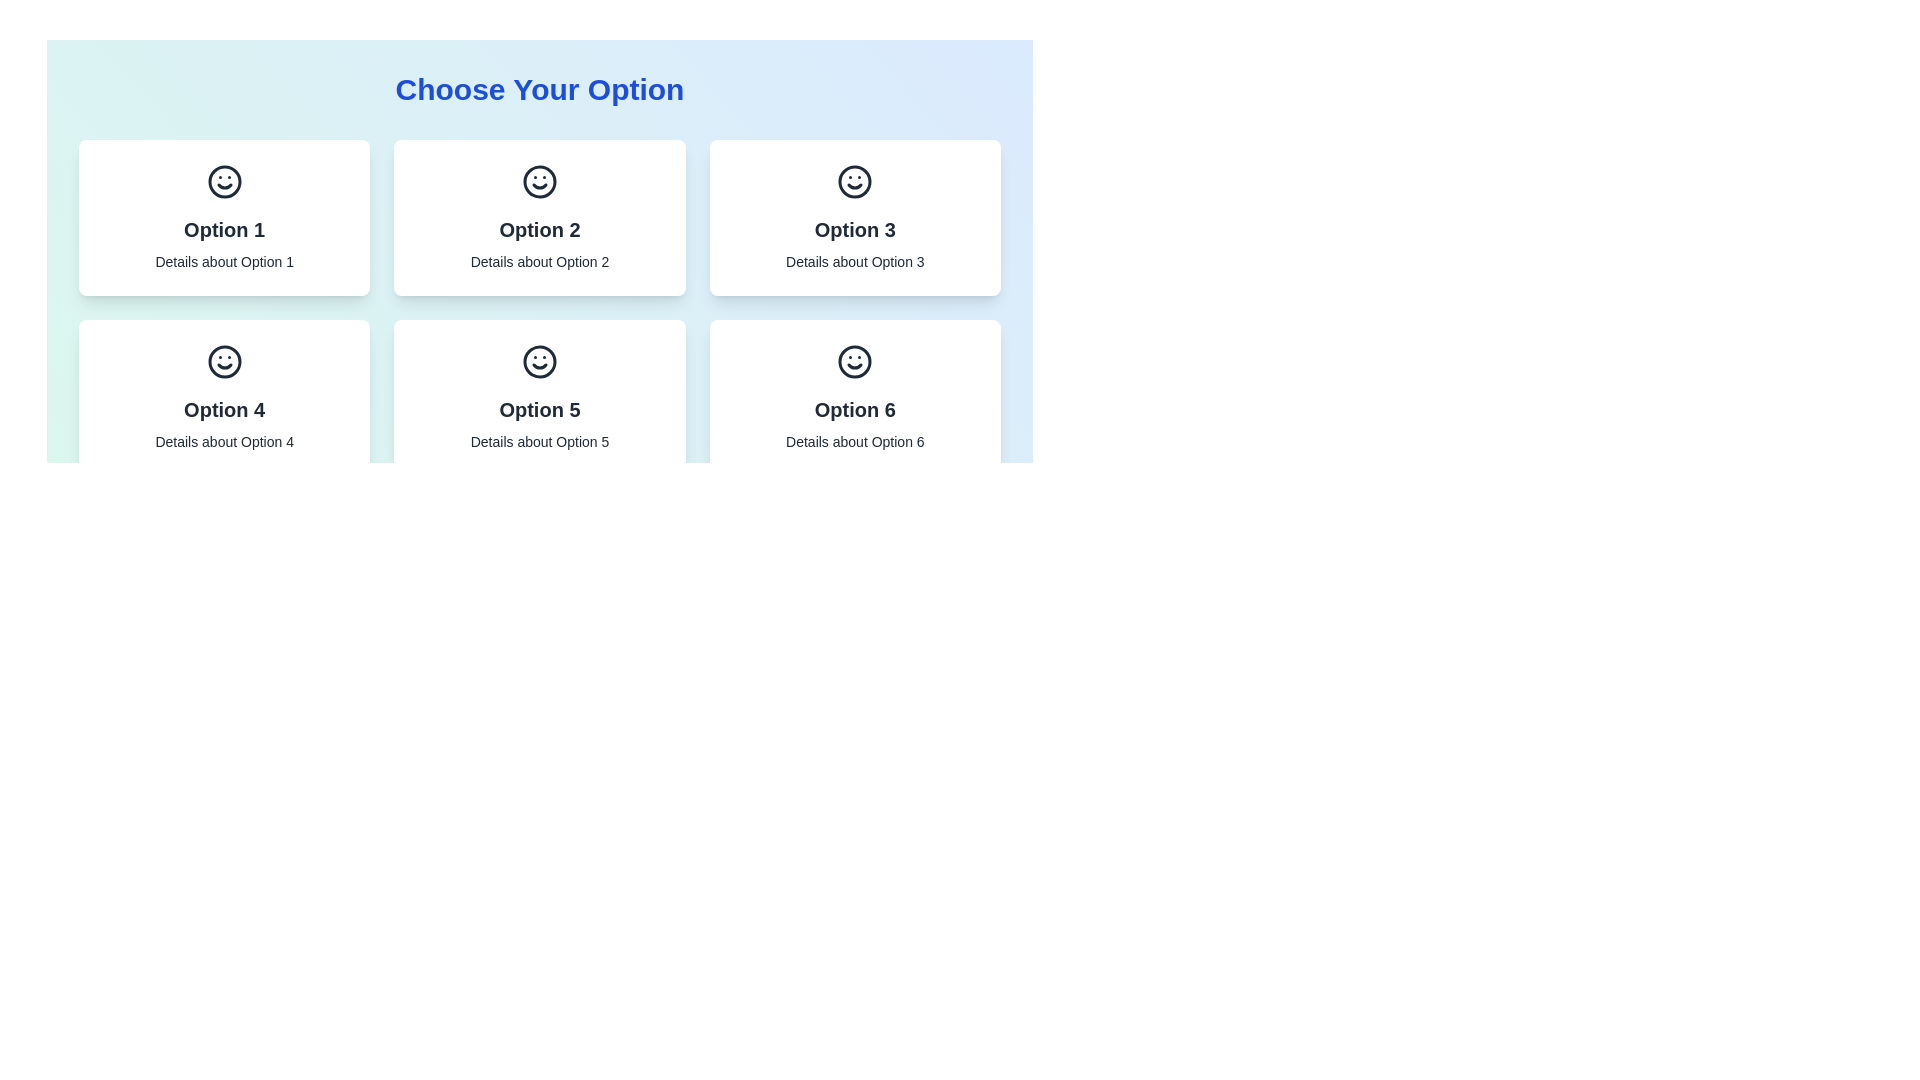 The height and width of the screenshot is (1080, 1920). What do you see at coordinates (855, 362) in the screenshot?
I see `the graphical circle element that is part of the smiley face icon located in the bottom-right card labeled 'Option 6'` at bounding box center [855, 362].